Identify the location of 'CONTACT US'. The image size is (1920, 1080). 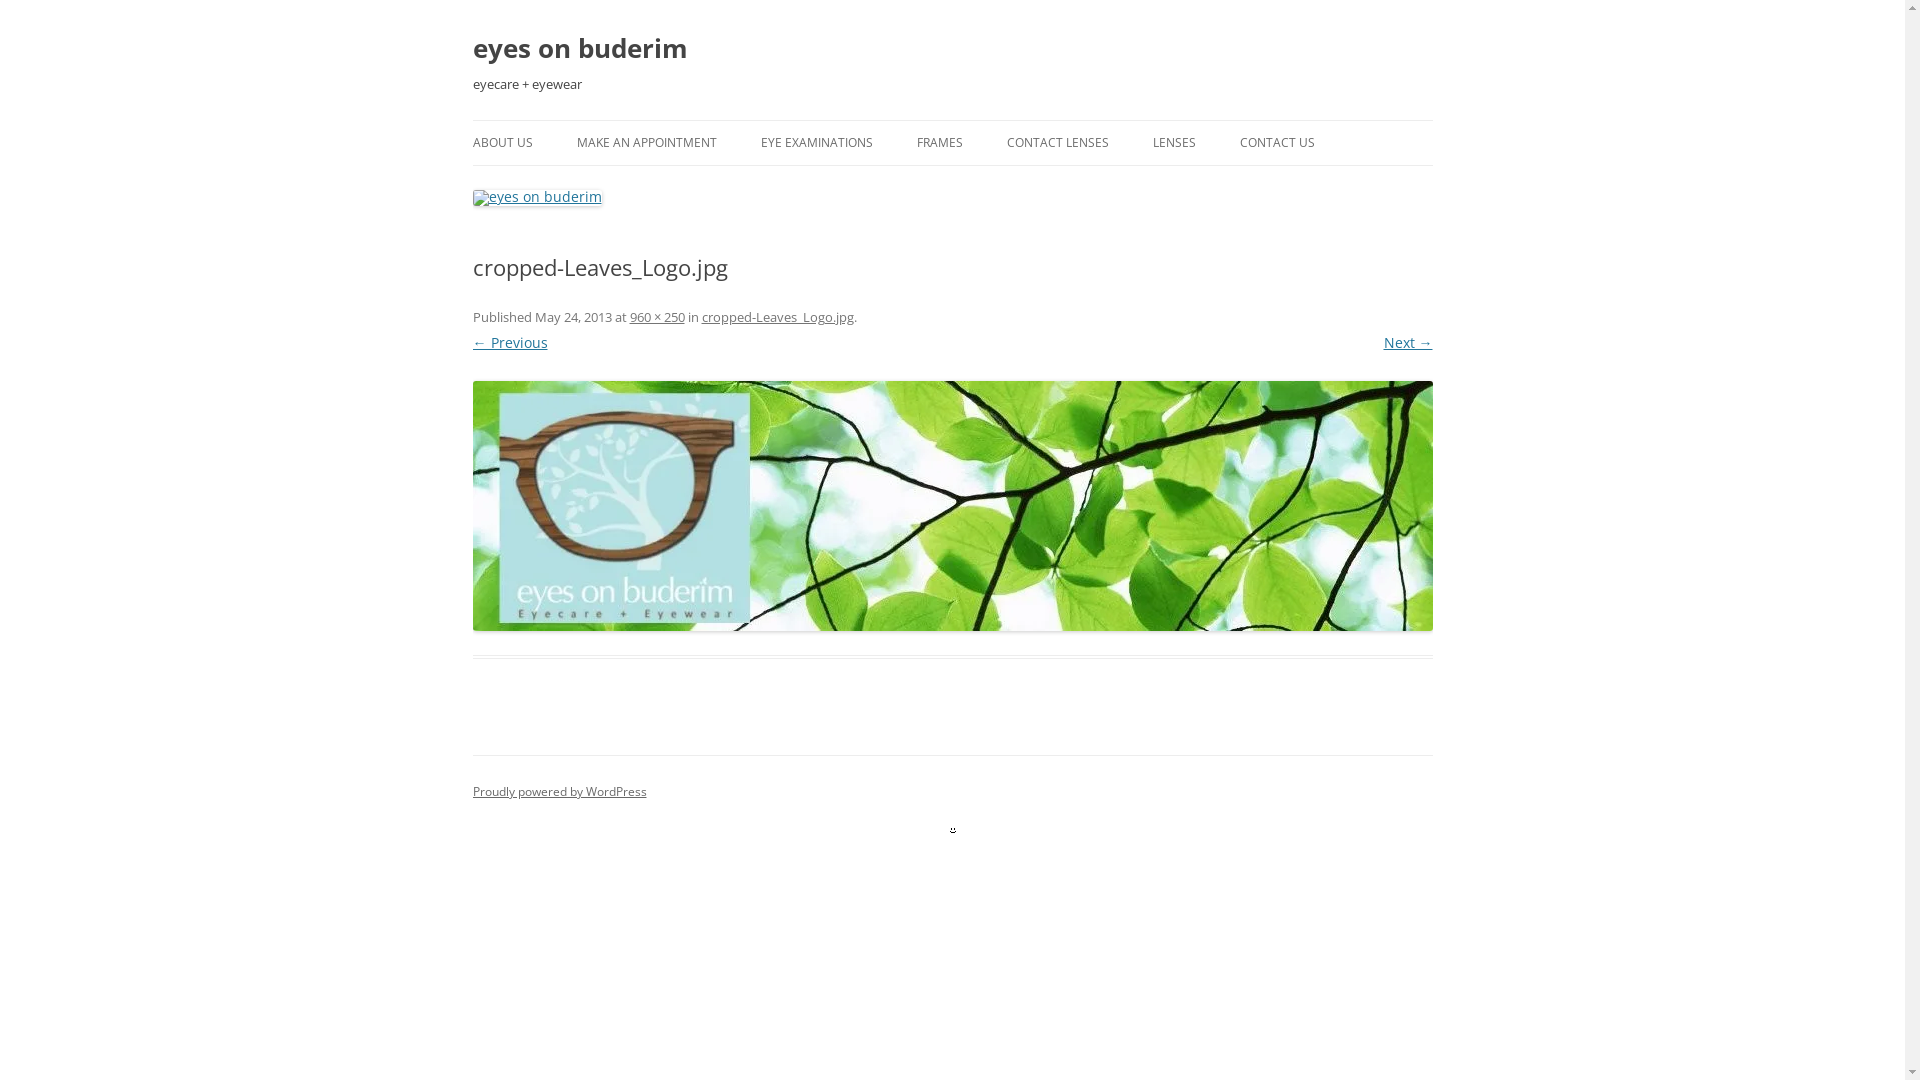
(1276, 141).